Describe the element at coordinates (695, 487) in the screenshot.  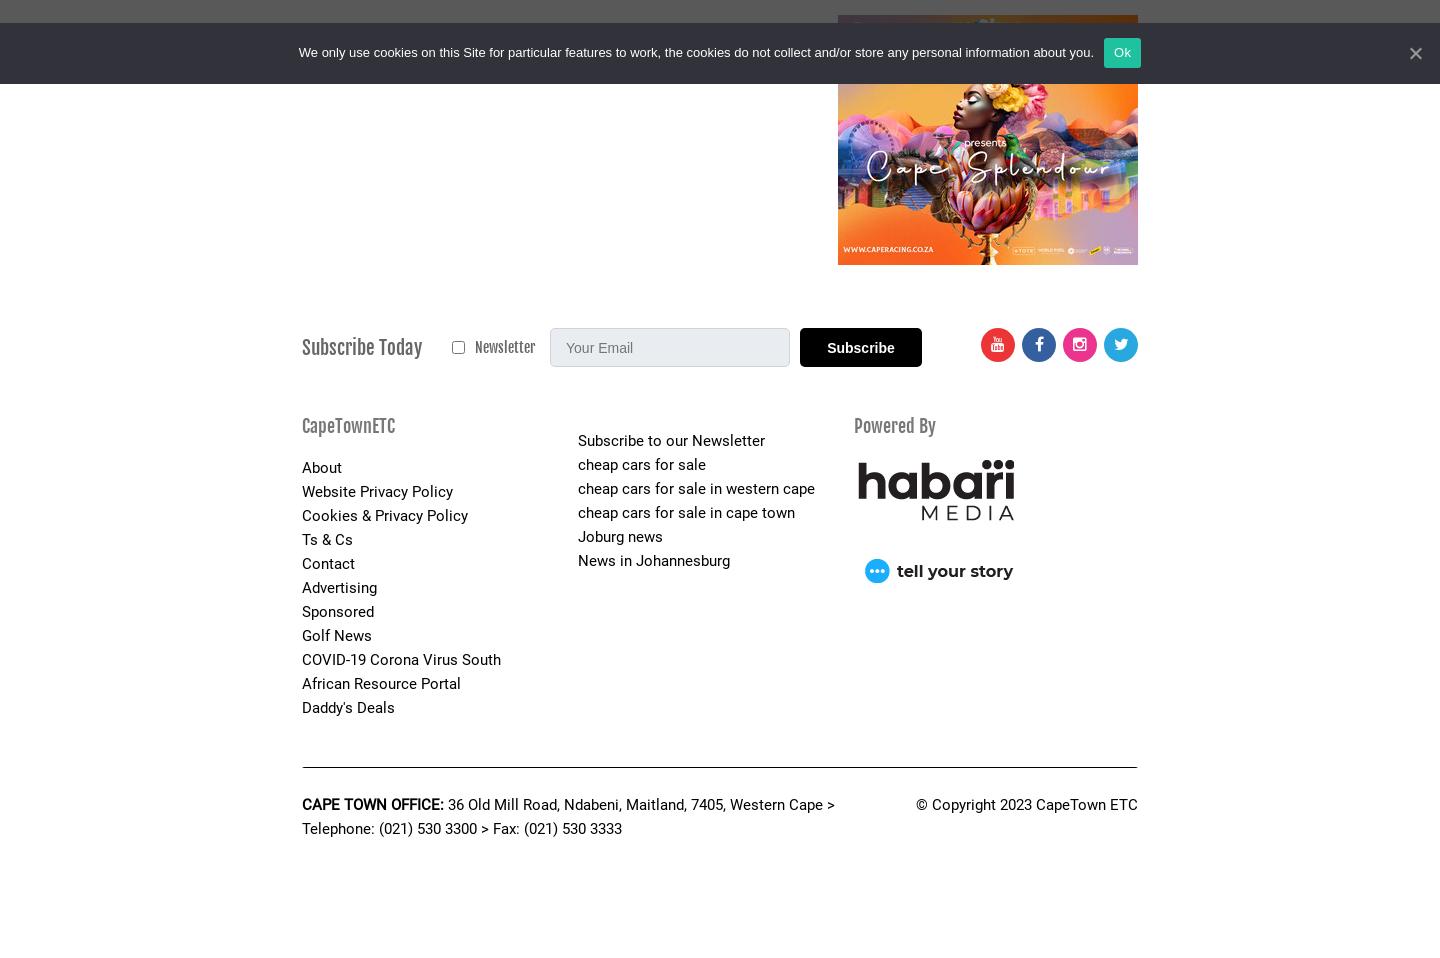
I see `'cheap cars for sale in western cape'` at that location.